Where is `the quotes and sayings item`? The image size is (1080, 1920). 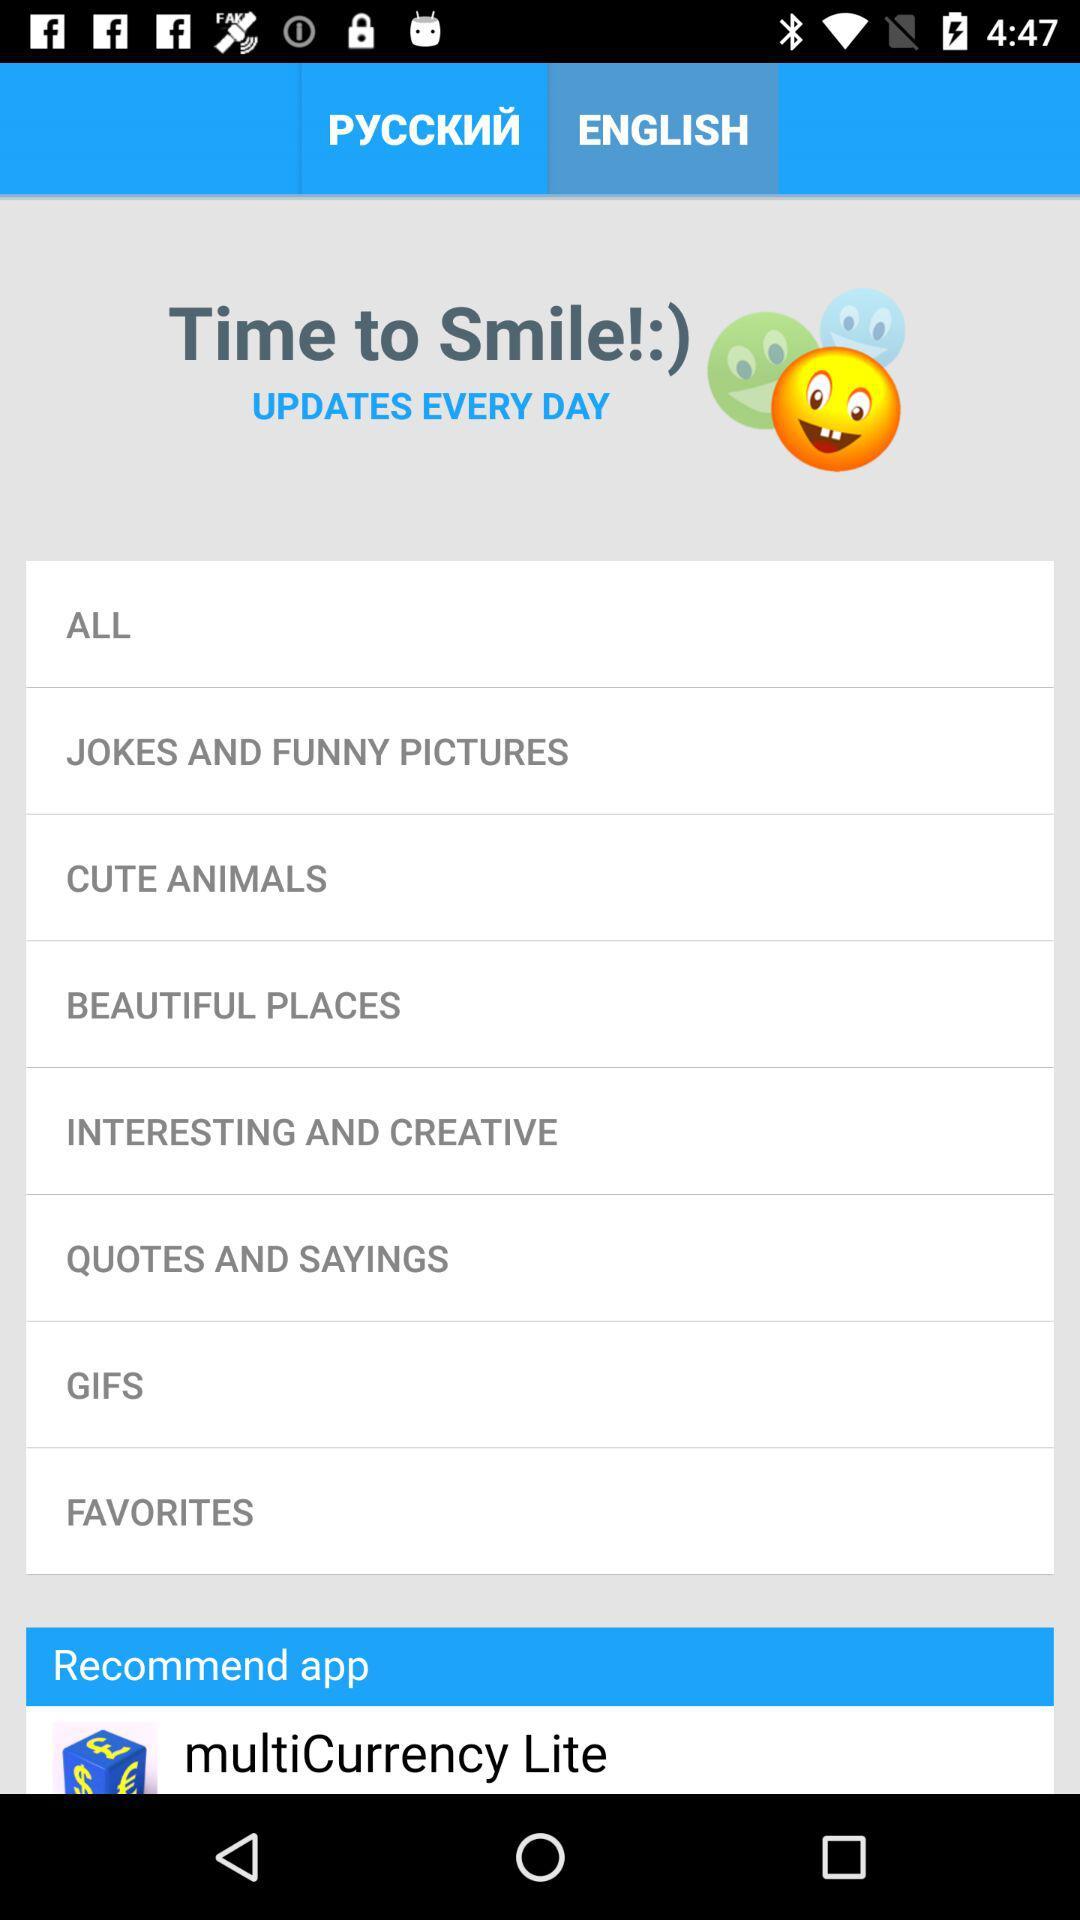
the quotes and sayings item is located at coordinates (540, 1256).